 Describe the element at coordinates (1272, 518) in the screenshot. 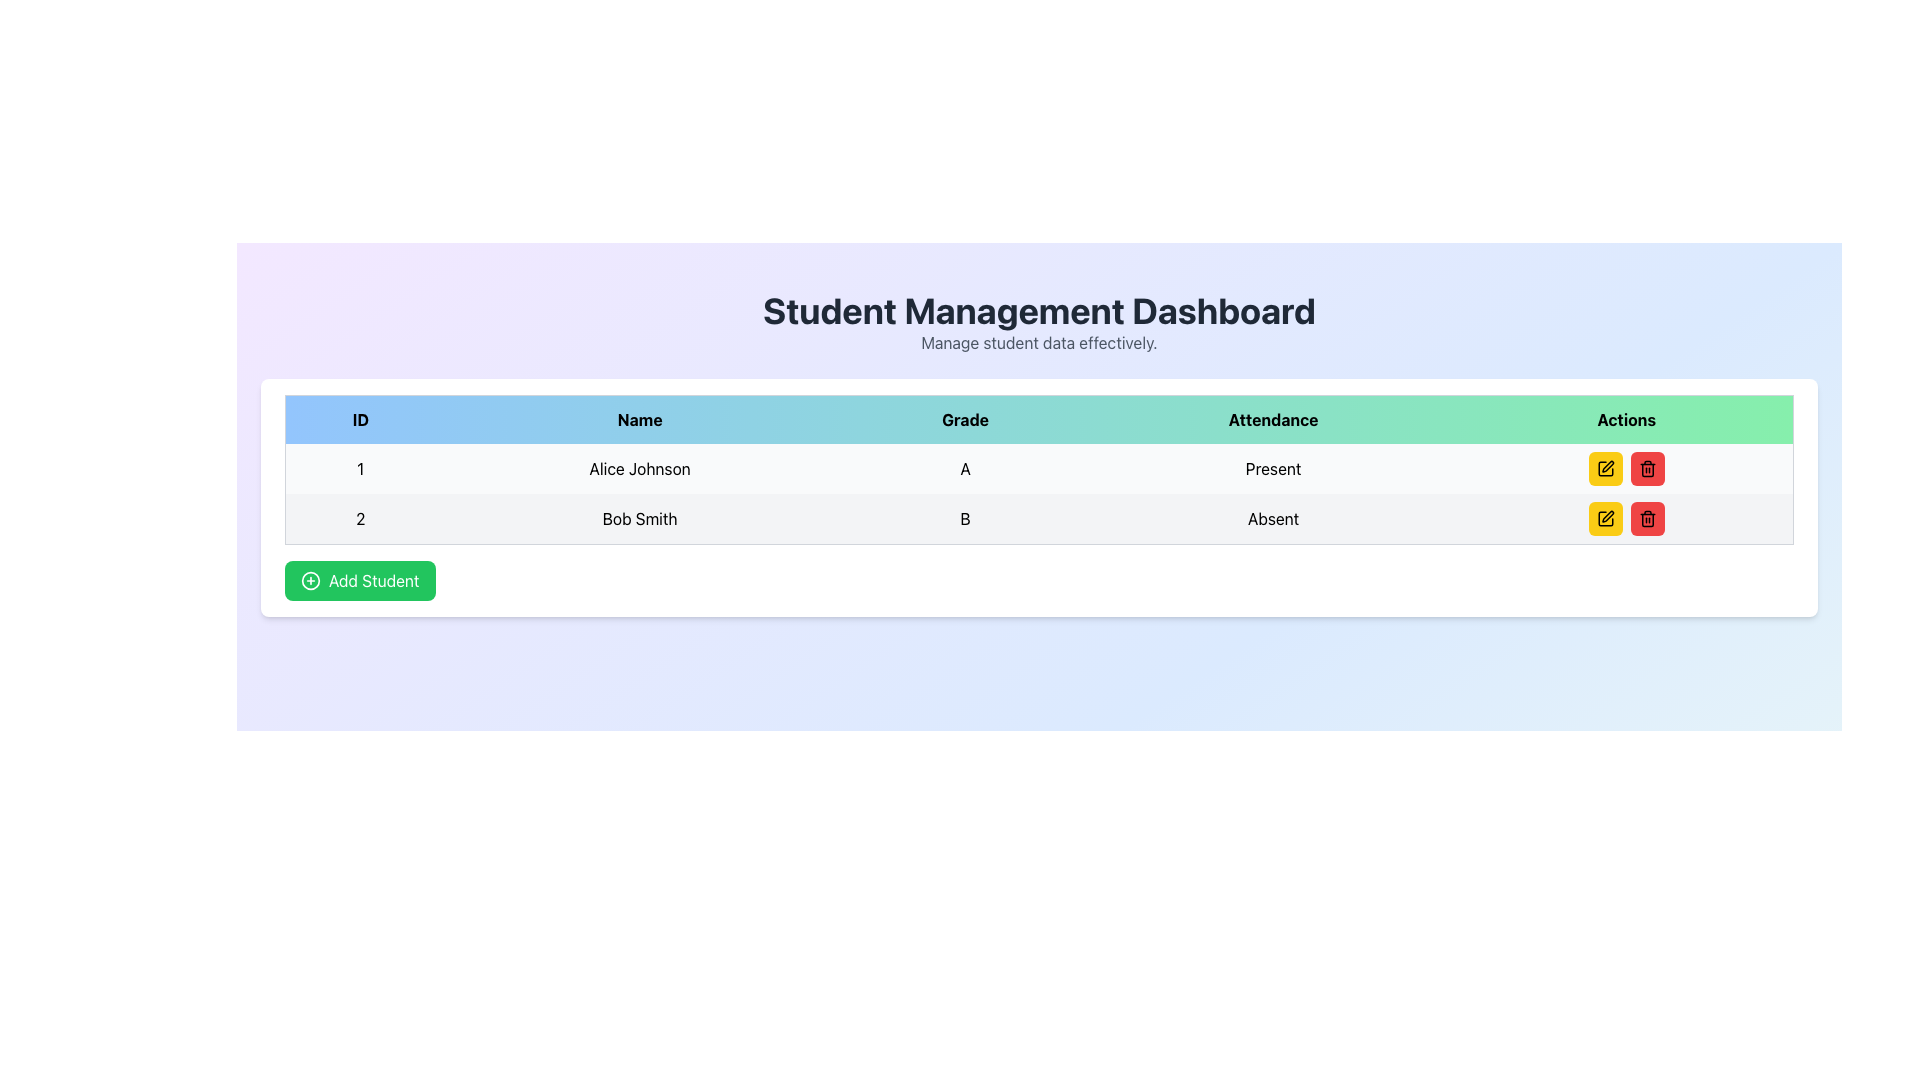

I see `the 'Absent' text label in the Attendance column for student 'Bob Smith' located in the second row of the table` at that location.